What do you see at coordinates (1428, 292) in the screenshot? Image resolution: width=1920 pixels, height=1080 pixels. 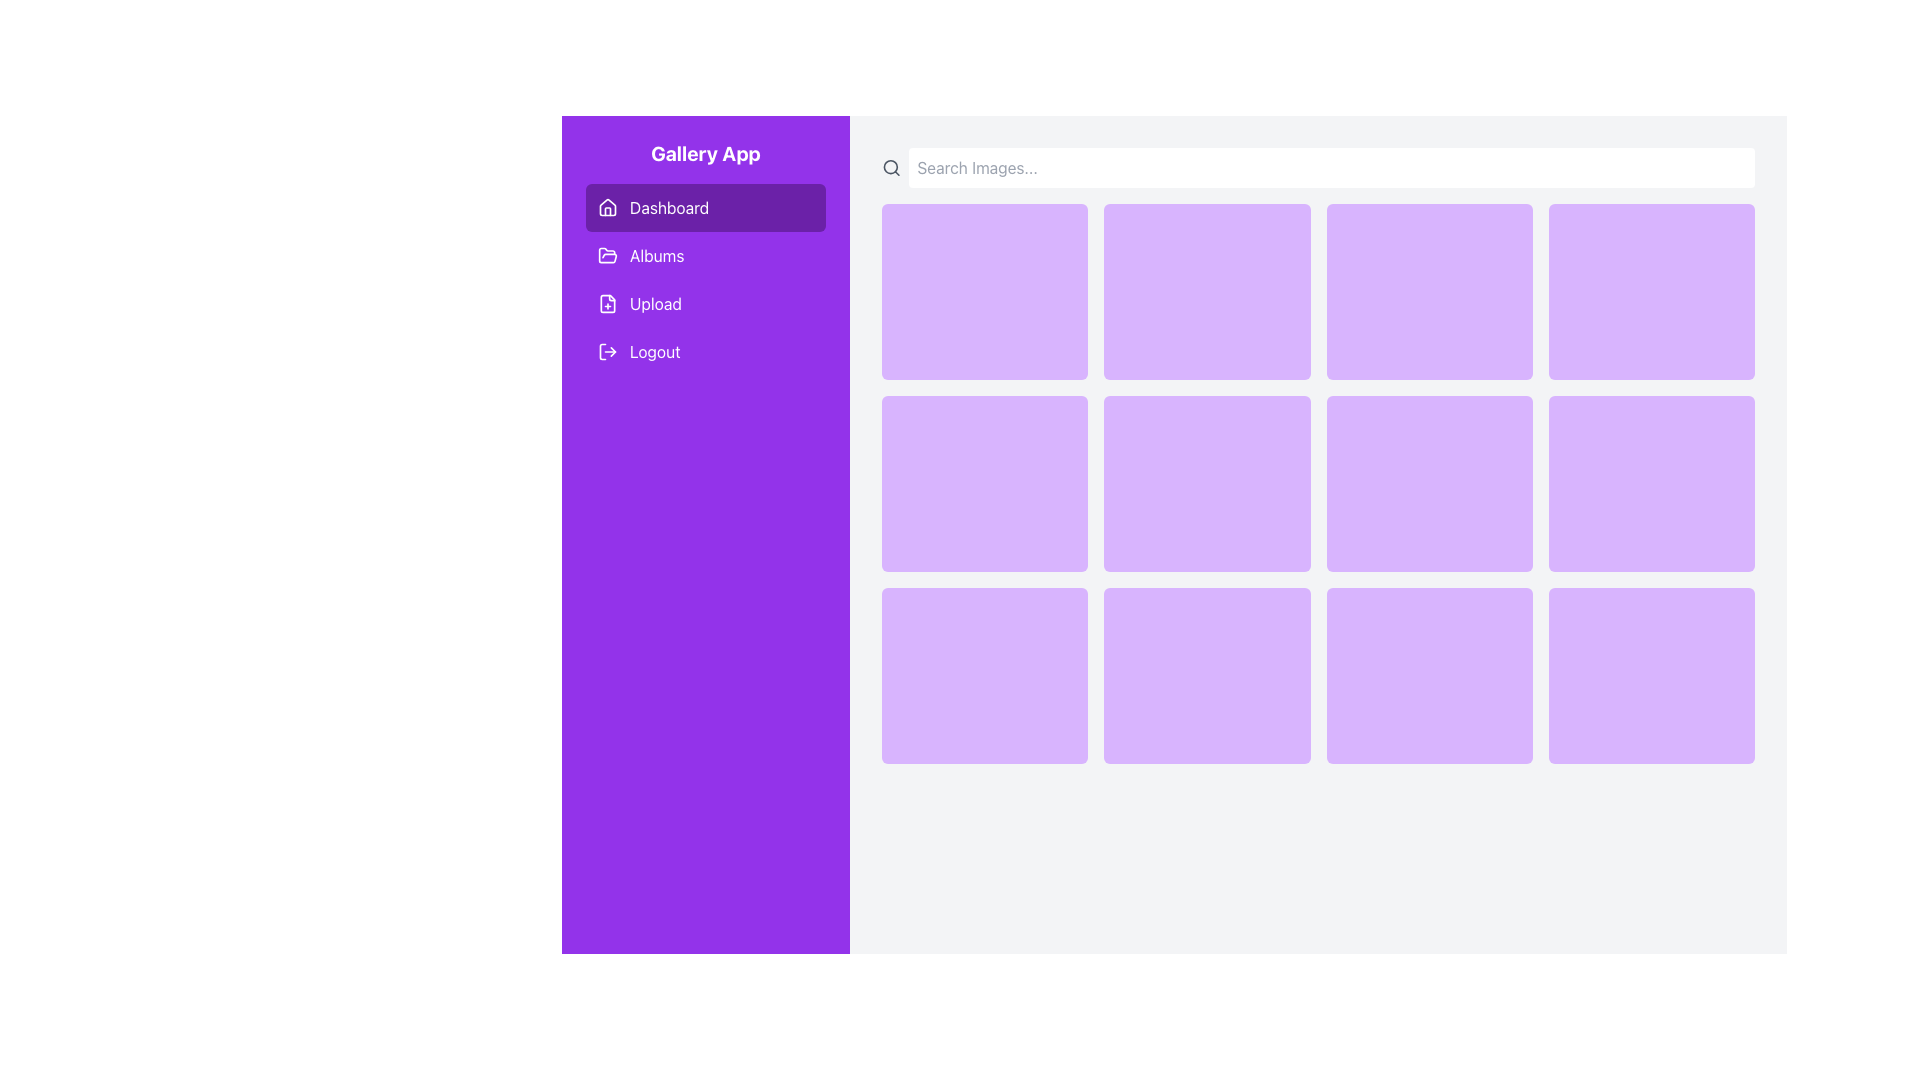 I see `the third box in the first row of a 4x4 grid layout, which has a purple background that transitions to a darker shade upon hover` at bounding box center [1428, 292].